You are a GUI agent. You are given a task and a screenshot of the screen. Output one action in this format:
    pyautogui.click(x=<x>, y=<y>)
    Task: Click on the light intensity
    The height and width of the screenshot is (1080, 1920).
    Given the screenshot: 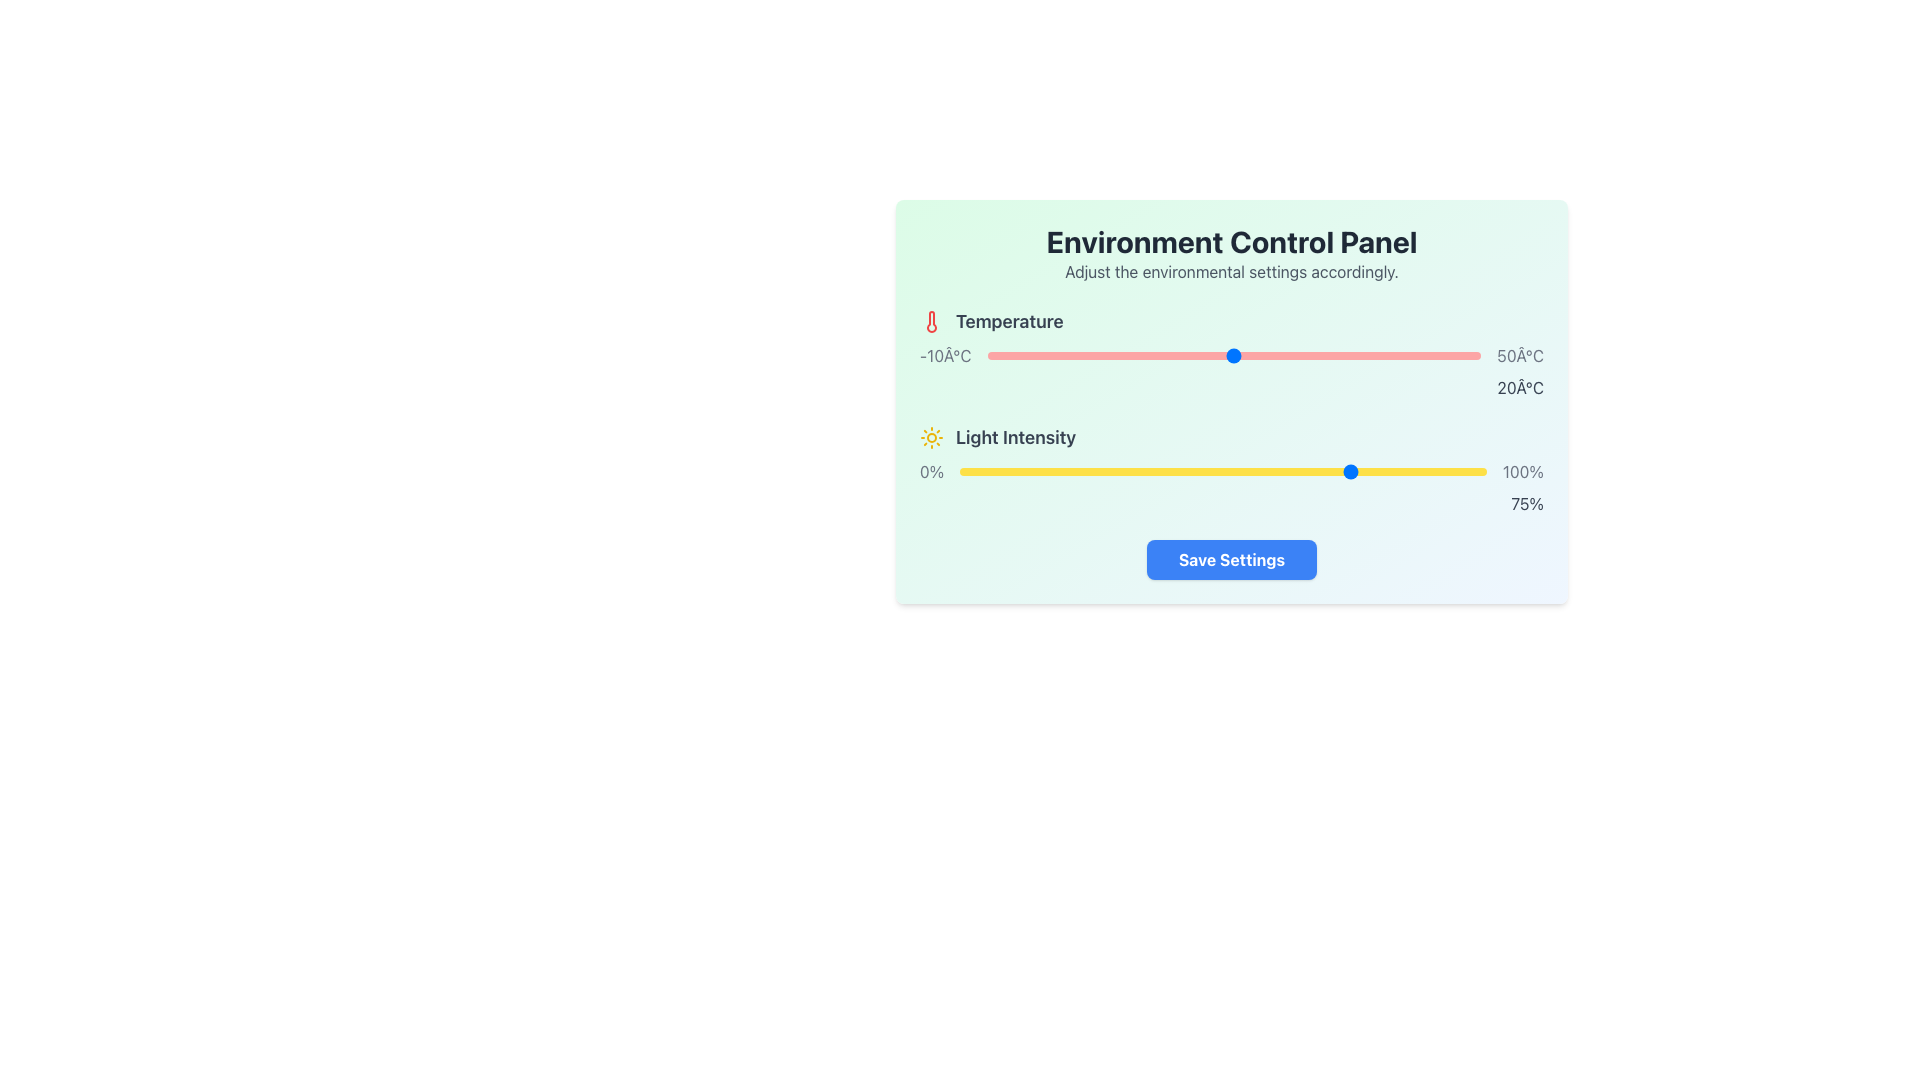 What is the action you would take?
    pyautogui.click(x=1253, y=471)
    